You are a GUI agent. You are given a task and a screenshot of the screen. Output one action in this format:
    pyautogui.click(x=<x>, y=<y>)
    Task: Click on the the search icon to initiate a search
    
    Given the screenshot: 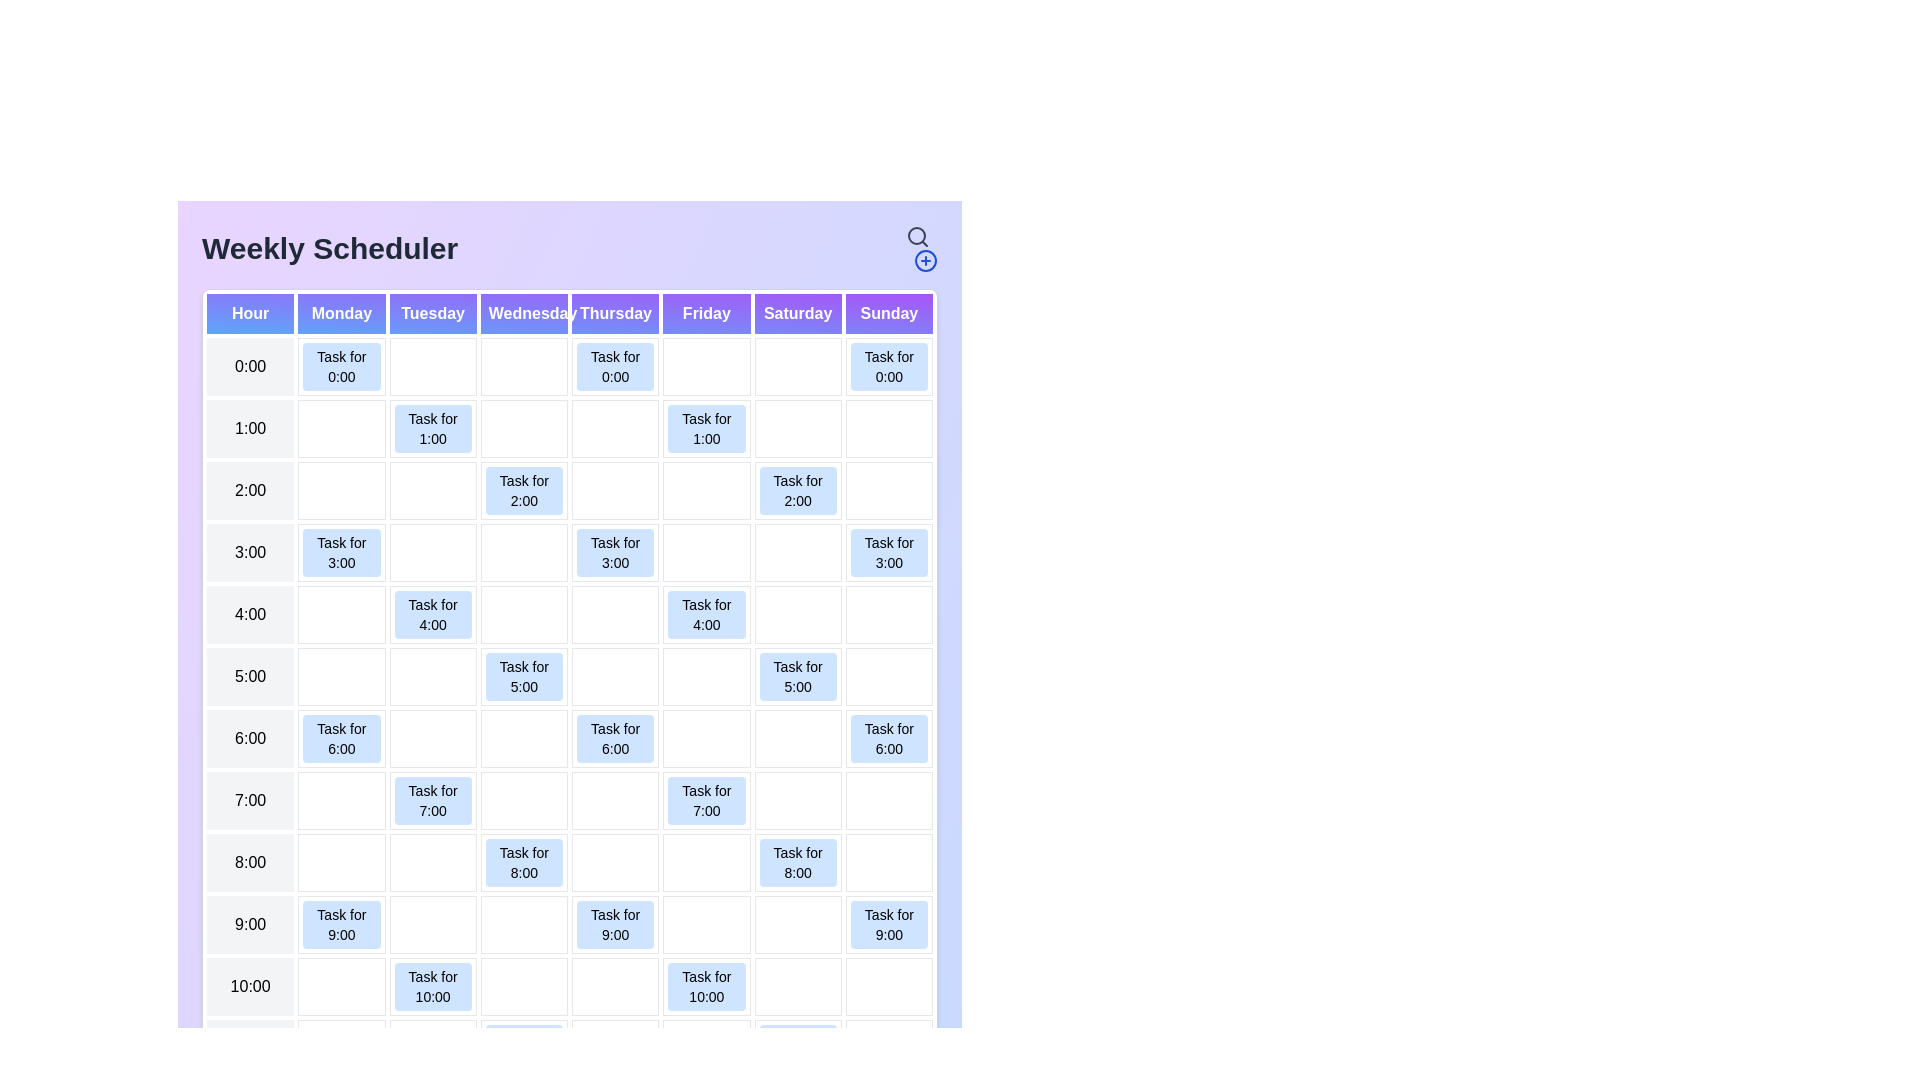 What is the action you would take?
    pyautogui.click(x=916, y=235)
    